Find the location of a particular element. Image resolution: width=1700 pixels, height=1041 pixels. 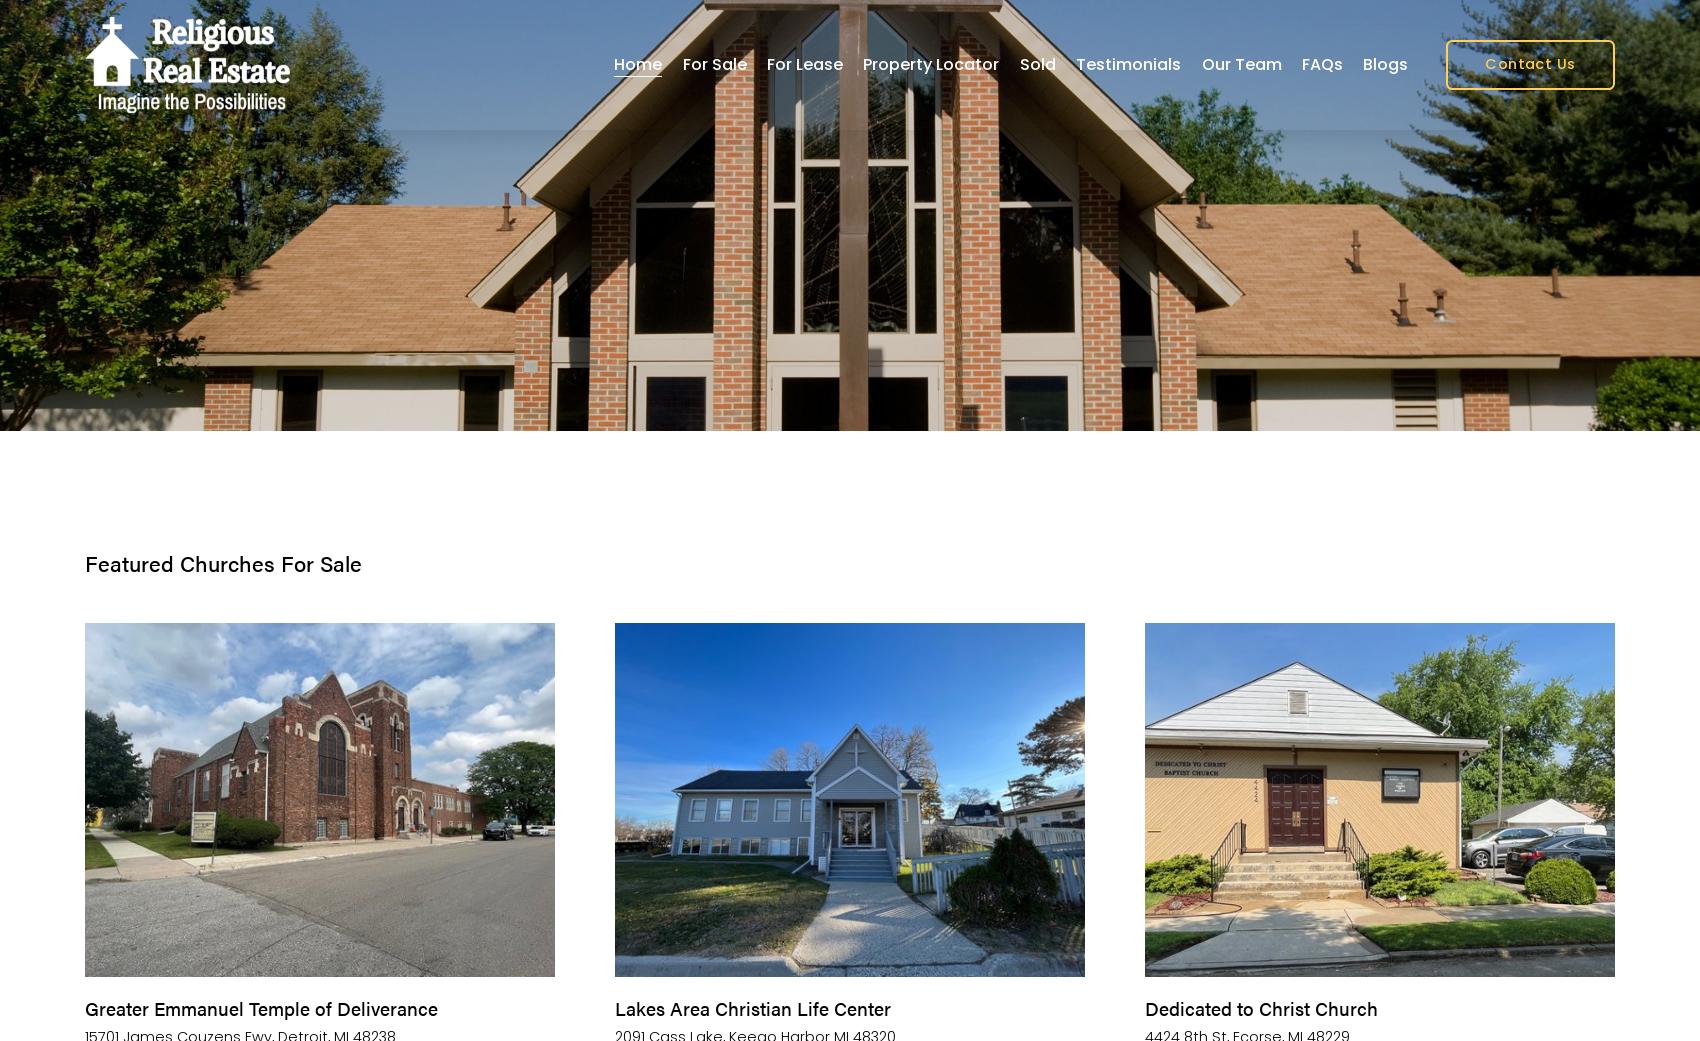

'Lakes Area Christian Life Center' is located at coordinates (751, 1006).